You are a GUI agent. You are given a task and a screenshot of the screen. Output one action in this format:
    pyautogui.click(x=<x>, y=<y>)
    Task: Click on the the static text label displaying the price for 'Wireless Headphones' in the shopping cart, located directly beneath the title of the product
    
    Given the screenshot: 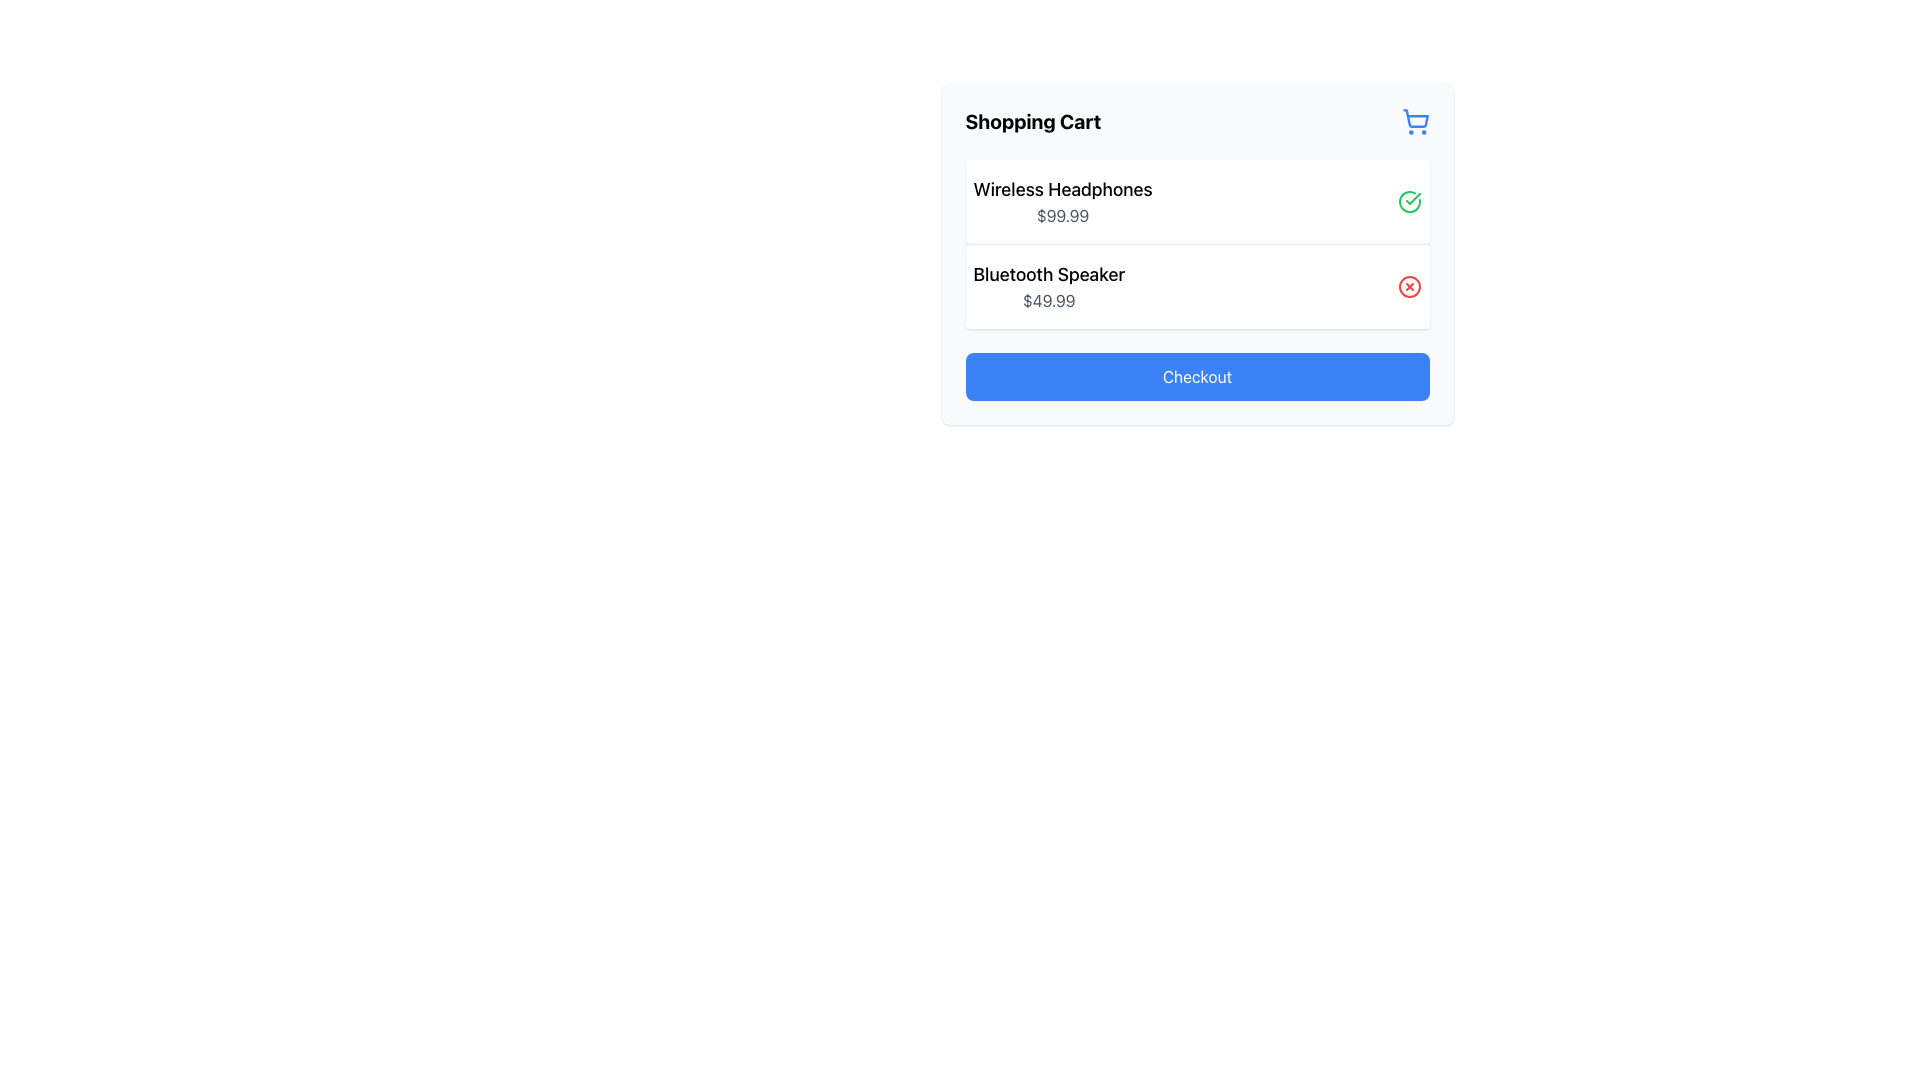 What is the action you would take?
    pyautogui.click(x=1062, y=216)
    